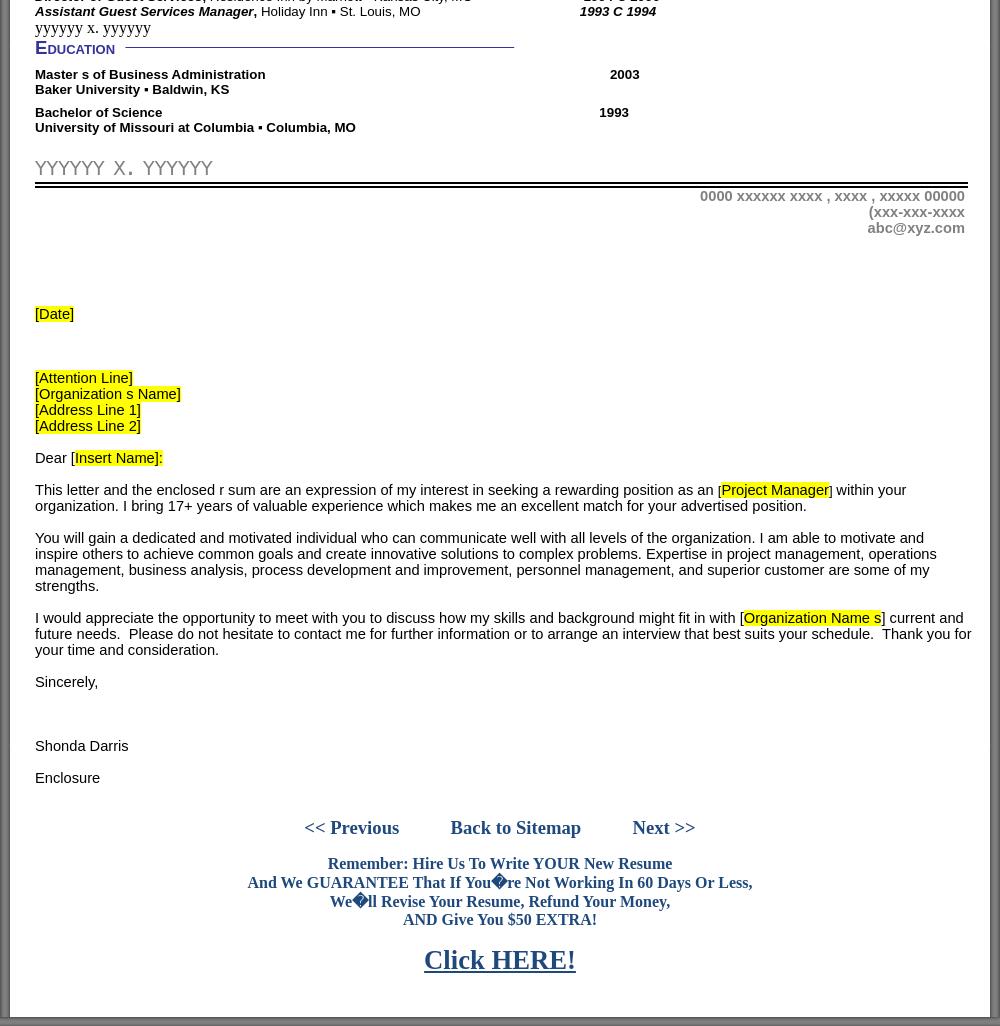  What do you see at coordinates (73, 456) in the screenshot?
I see `'Insert Name]:'` at bounding box center [73, 456].